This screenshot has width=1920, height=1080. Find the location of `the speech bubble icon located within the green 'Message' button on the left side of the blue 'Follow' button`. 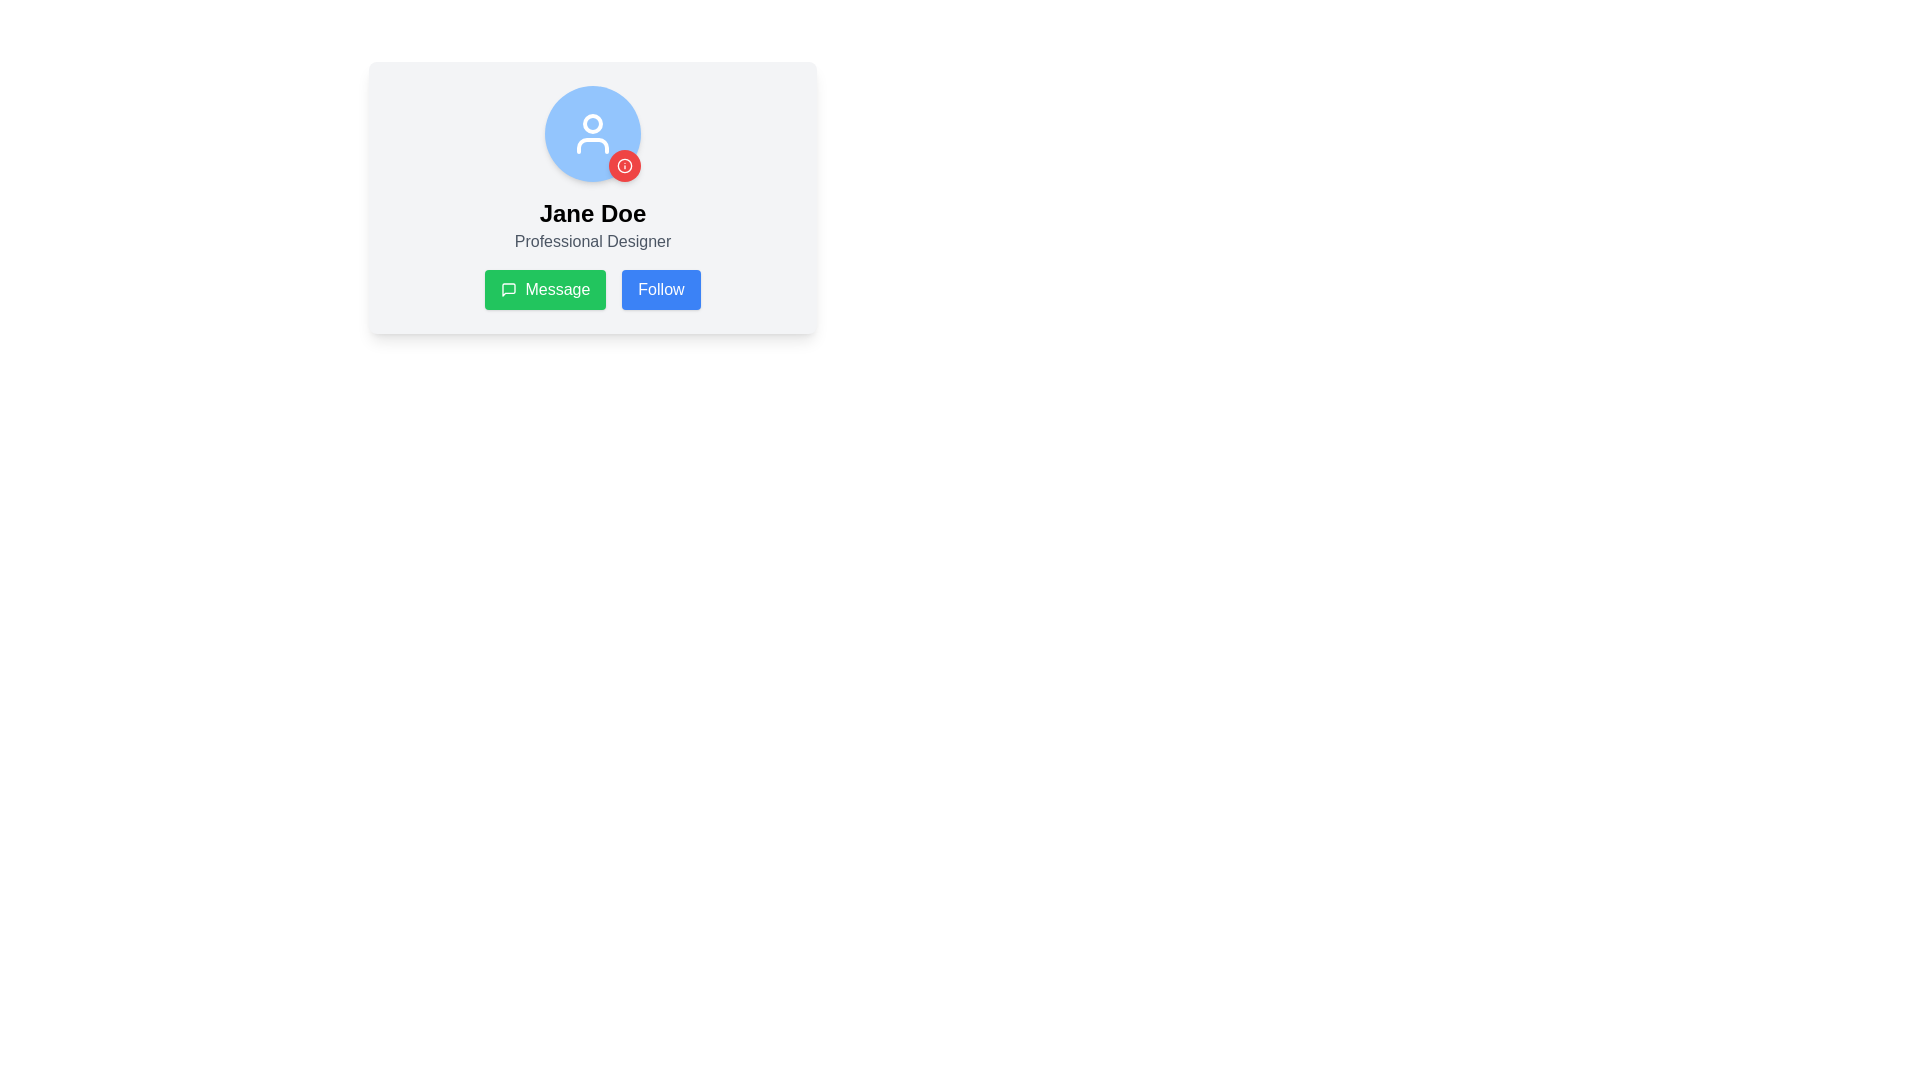

the speech bubble icon located within the green 'Message' button on the left side of the blue 'Follow' button is located at coordinates (509, 289).